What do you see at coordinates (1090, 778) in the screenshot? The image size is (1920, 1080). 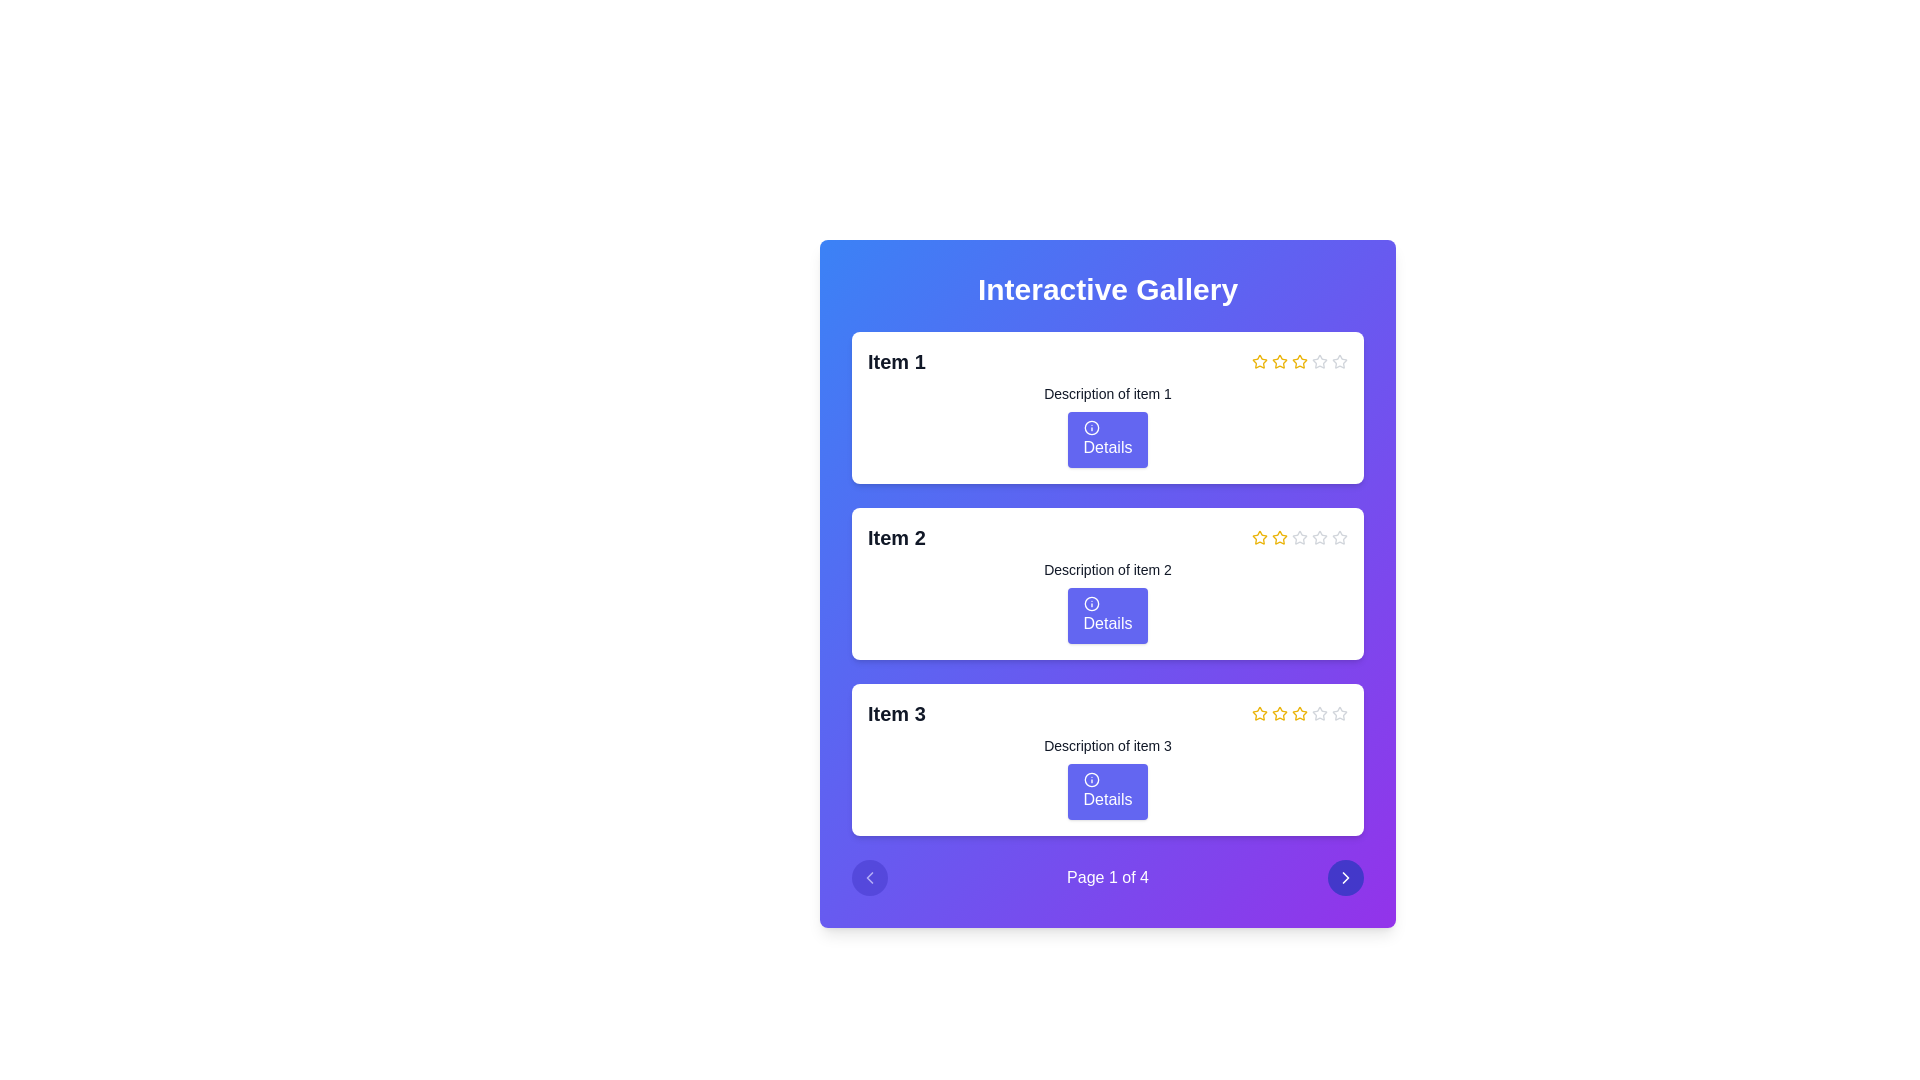 I see `the circular part of the 'info' icon, which contains an 'i' shape, located in the 'Details' button under 'Item 3'` at bounding box center [1090, 778].